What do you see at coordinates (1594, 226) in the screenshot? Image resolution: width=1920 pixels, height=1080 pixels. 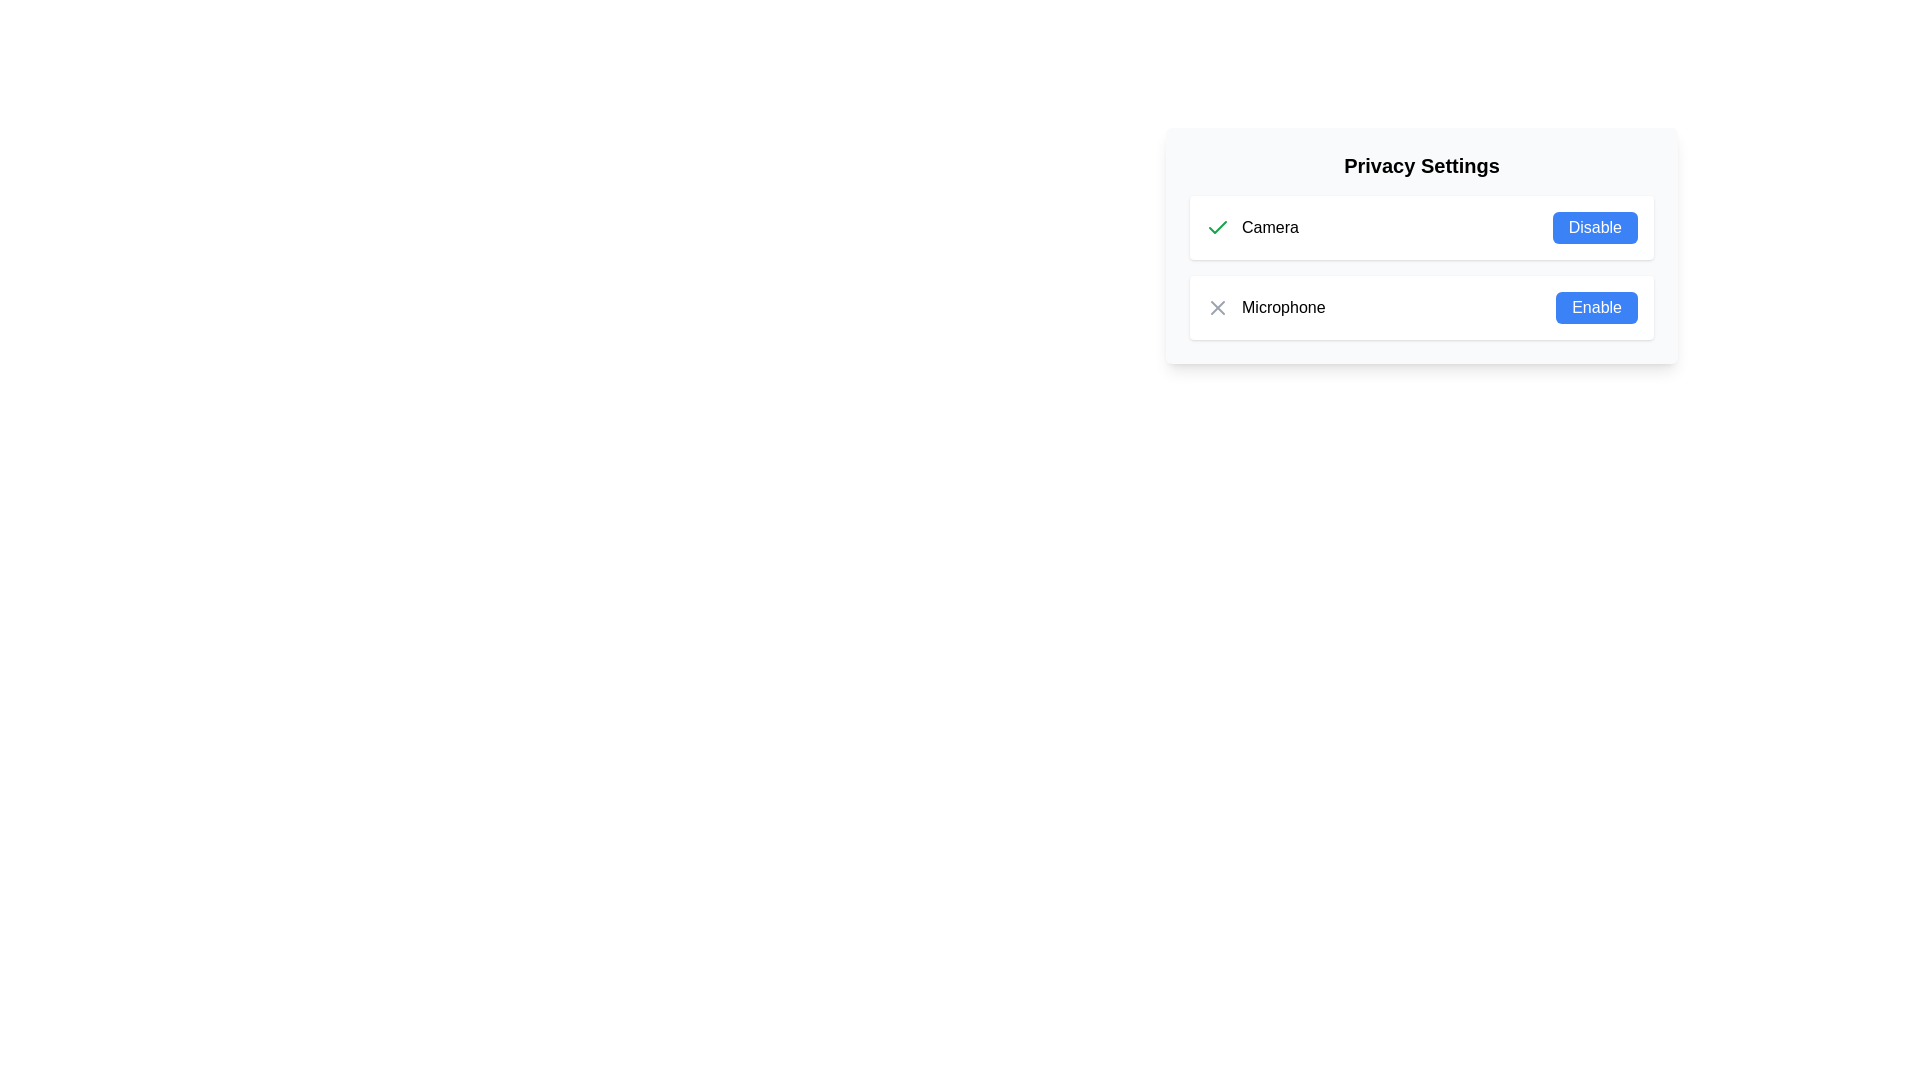 I see `the button in the 'Privacy Settings' panel that disables the 'Camera' feature` at bounding box center [1594, 226].